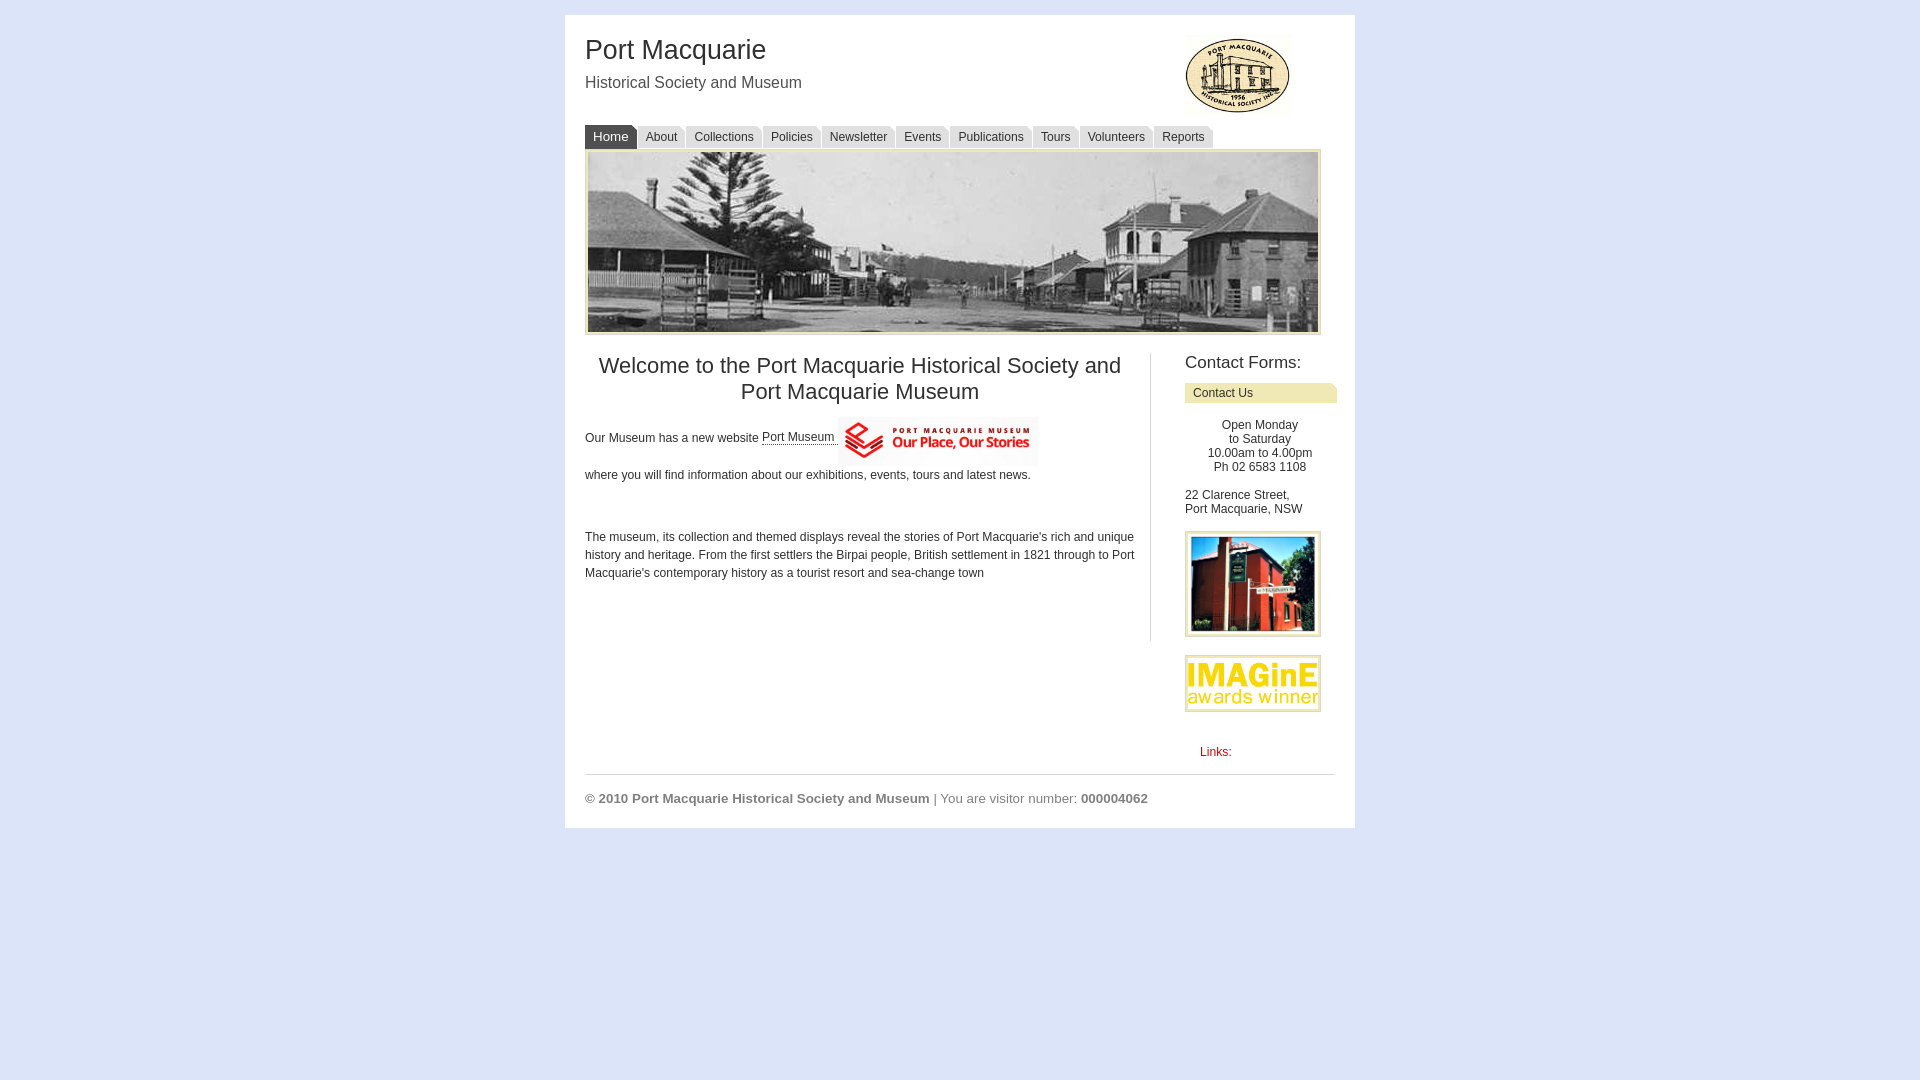  I want to click on 'Events', so click(920, 136).